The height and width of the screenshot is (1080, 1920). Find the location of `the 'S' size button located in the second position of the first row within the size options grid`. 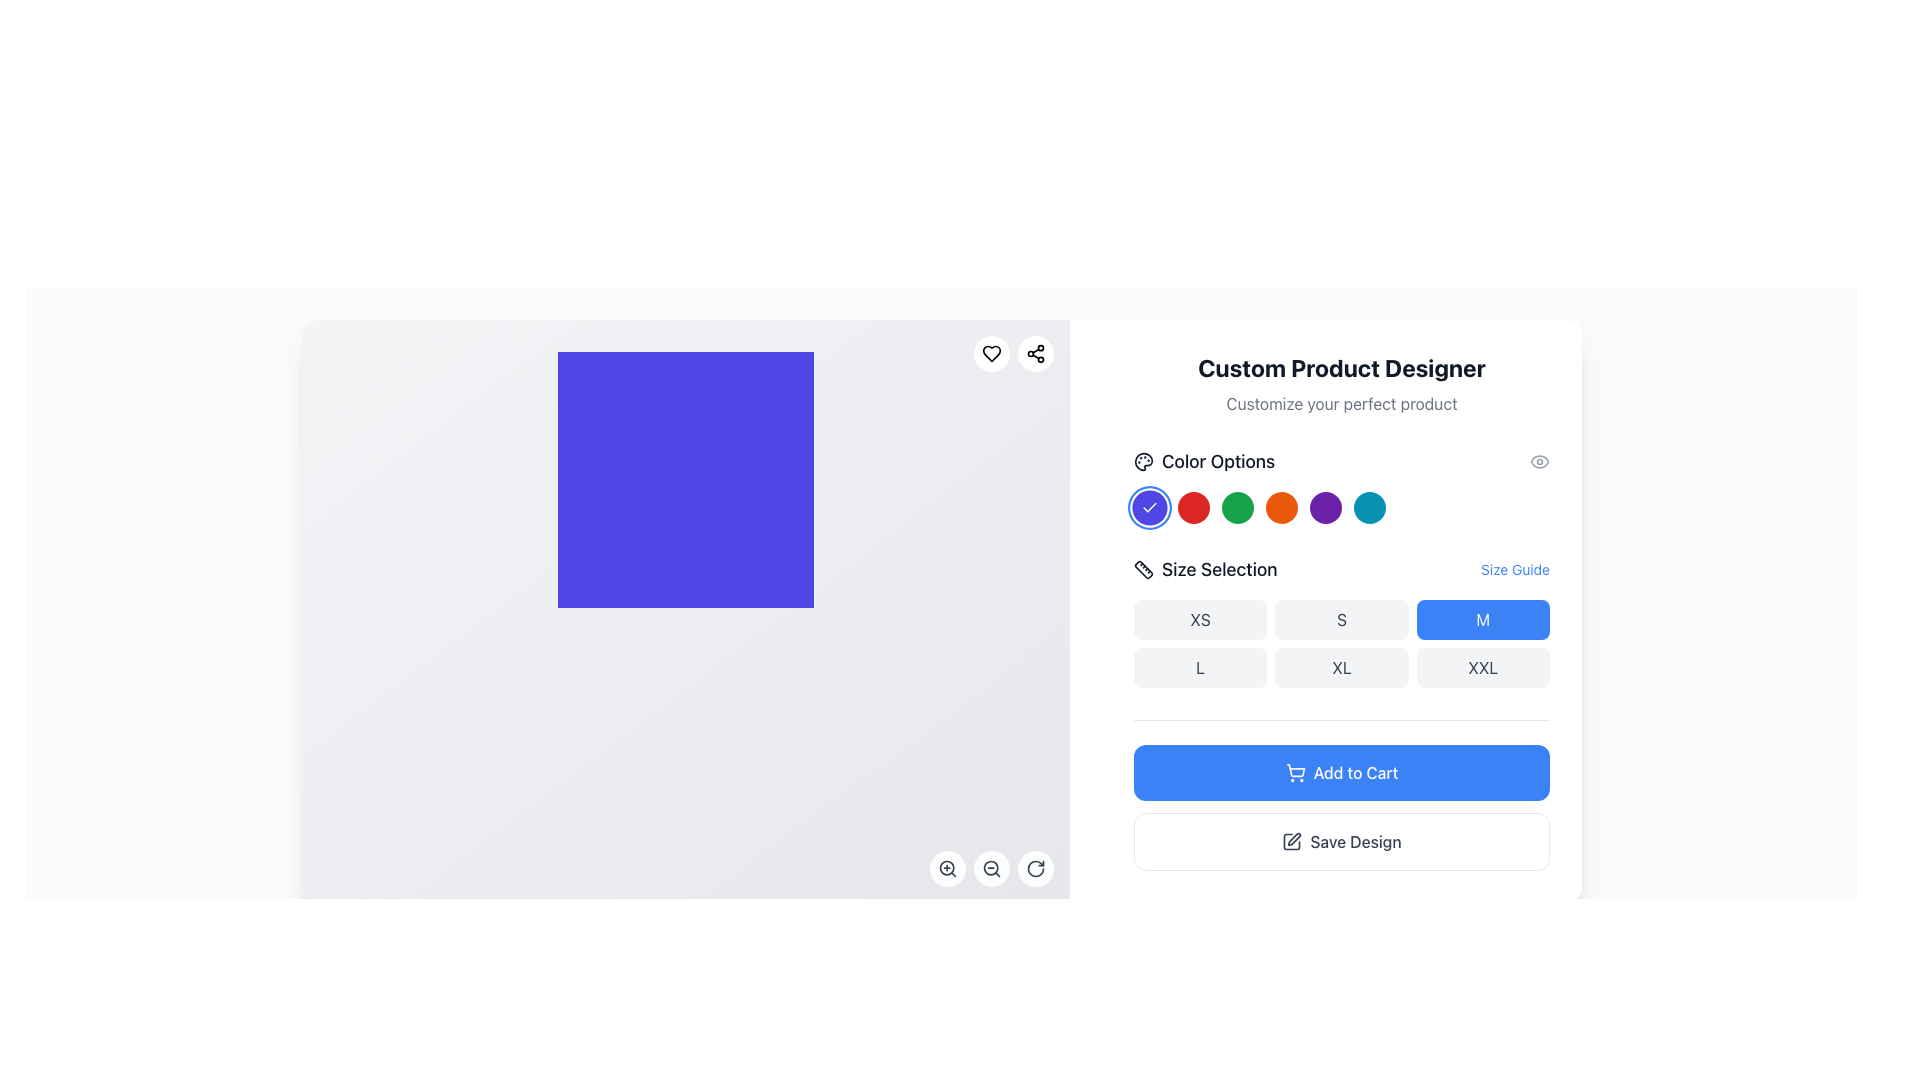

the 'S' size button located in the second position of the first row within the size options grid is located at coordinates (1342, 620).